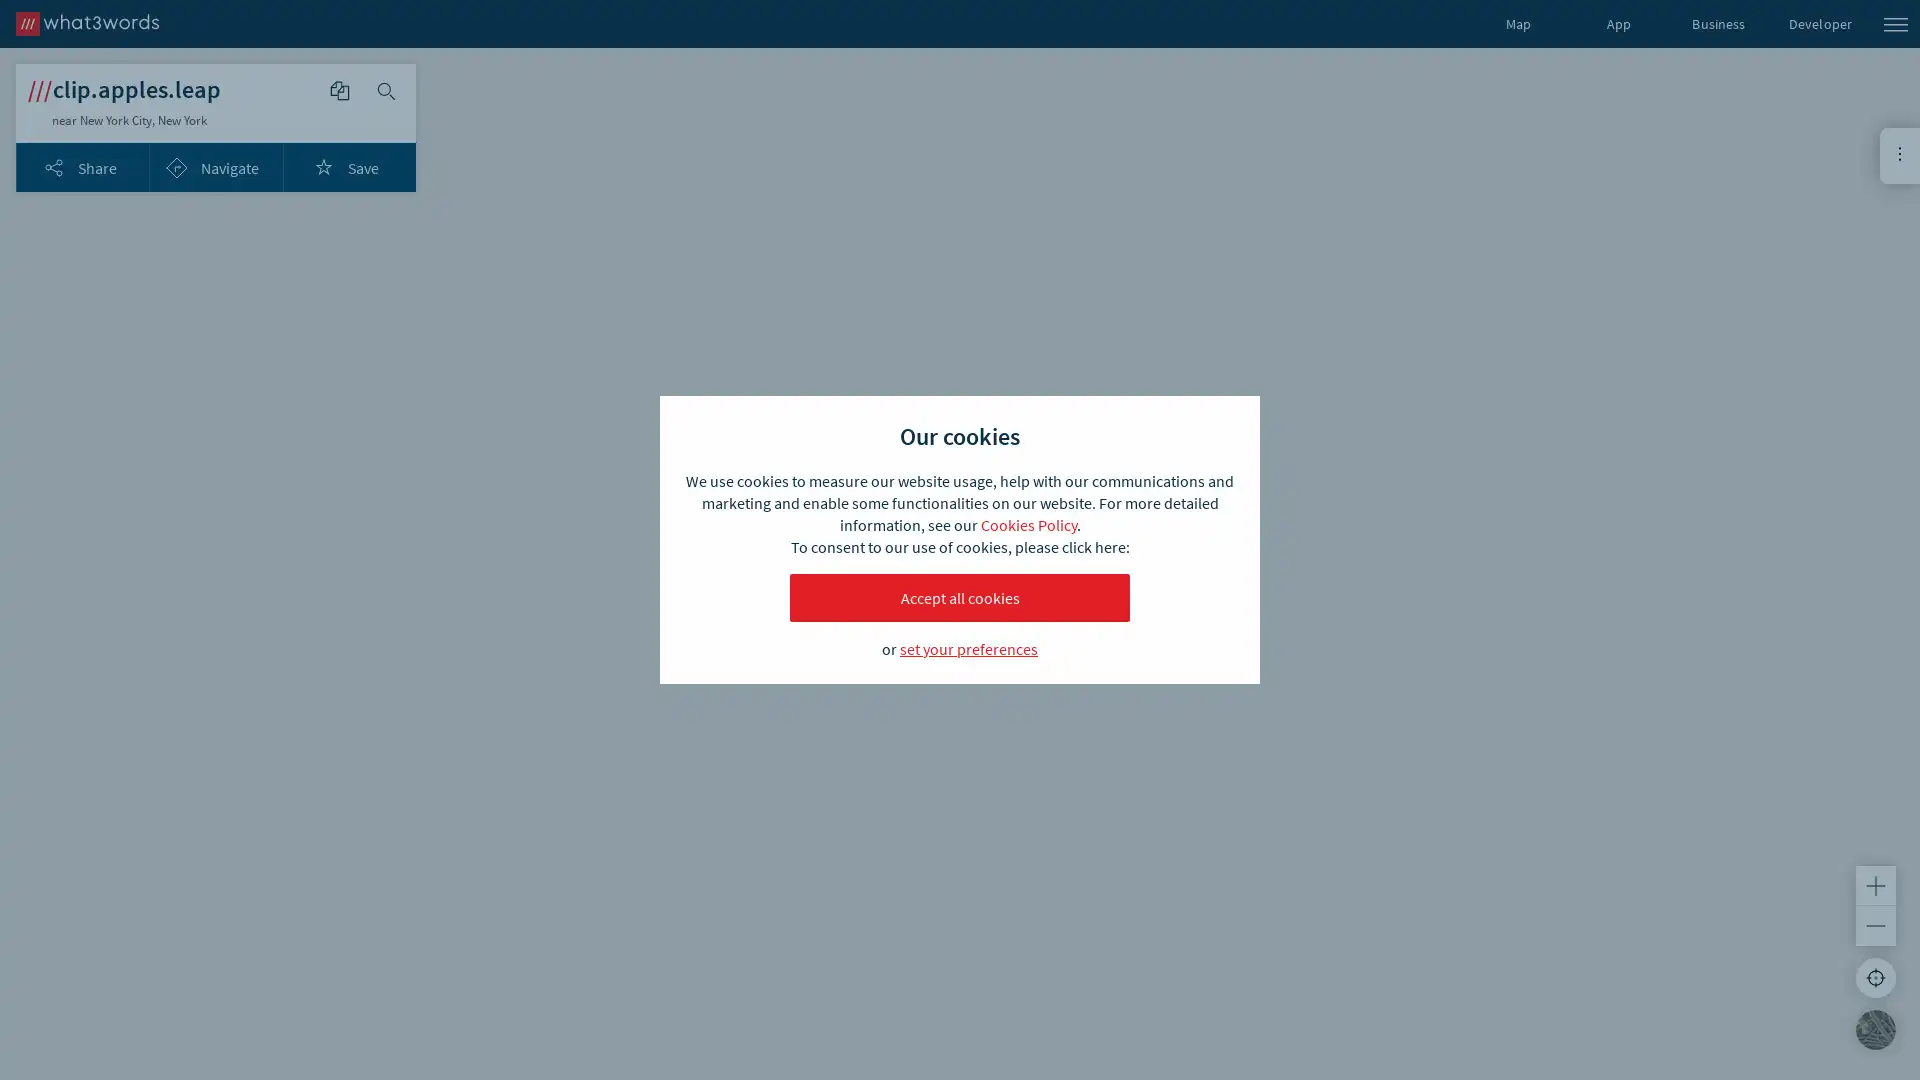  What do you see at coordinates (960, 596) in the screenshot?
I see `Accept all cookies` at bounding box center [960, 596].